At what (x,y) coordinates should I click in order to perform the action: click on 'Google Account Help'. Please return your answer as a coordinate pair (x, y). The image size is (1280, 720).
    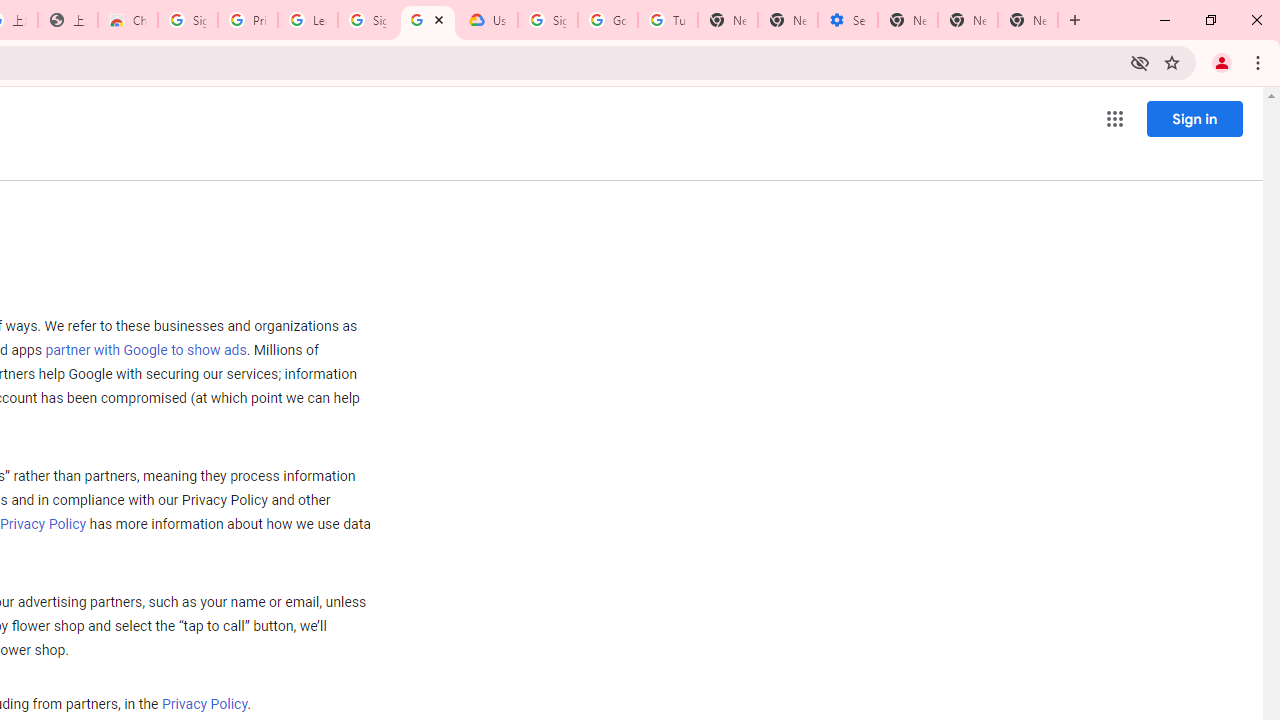
    Looking at the image, I should click on (607, 20).